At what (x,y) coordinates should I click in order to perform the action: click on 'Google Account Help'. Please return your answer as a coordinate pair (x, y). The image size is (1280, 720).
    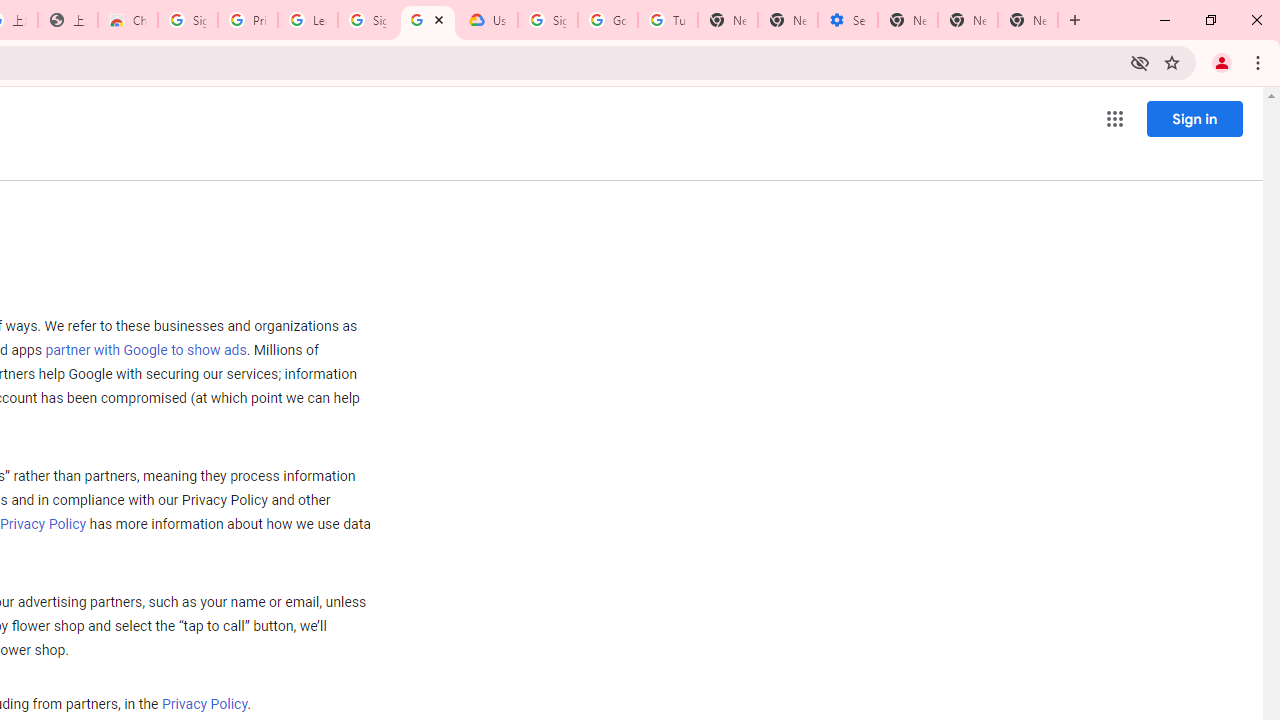
    Looking at the image, I should click on (607, 20).